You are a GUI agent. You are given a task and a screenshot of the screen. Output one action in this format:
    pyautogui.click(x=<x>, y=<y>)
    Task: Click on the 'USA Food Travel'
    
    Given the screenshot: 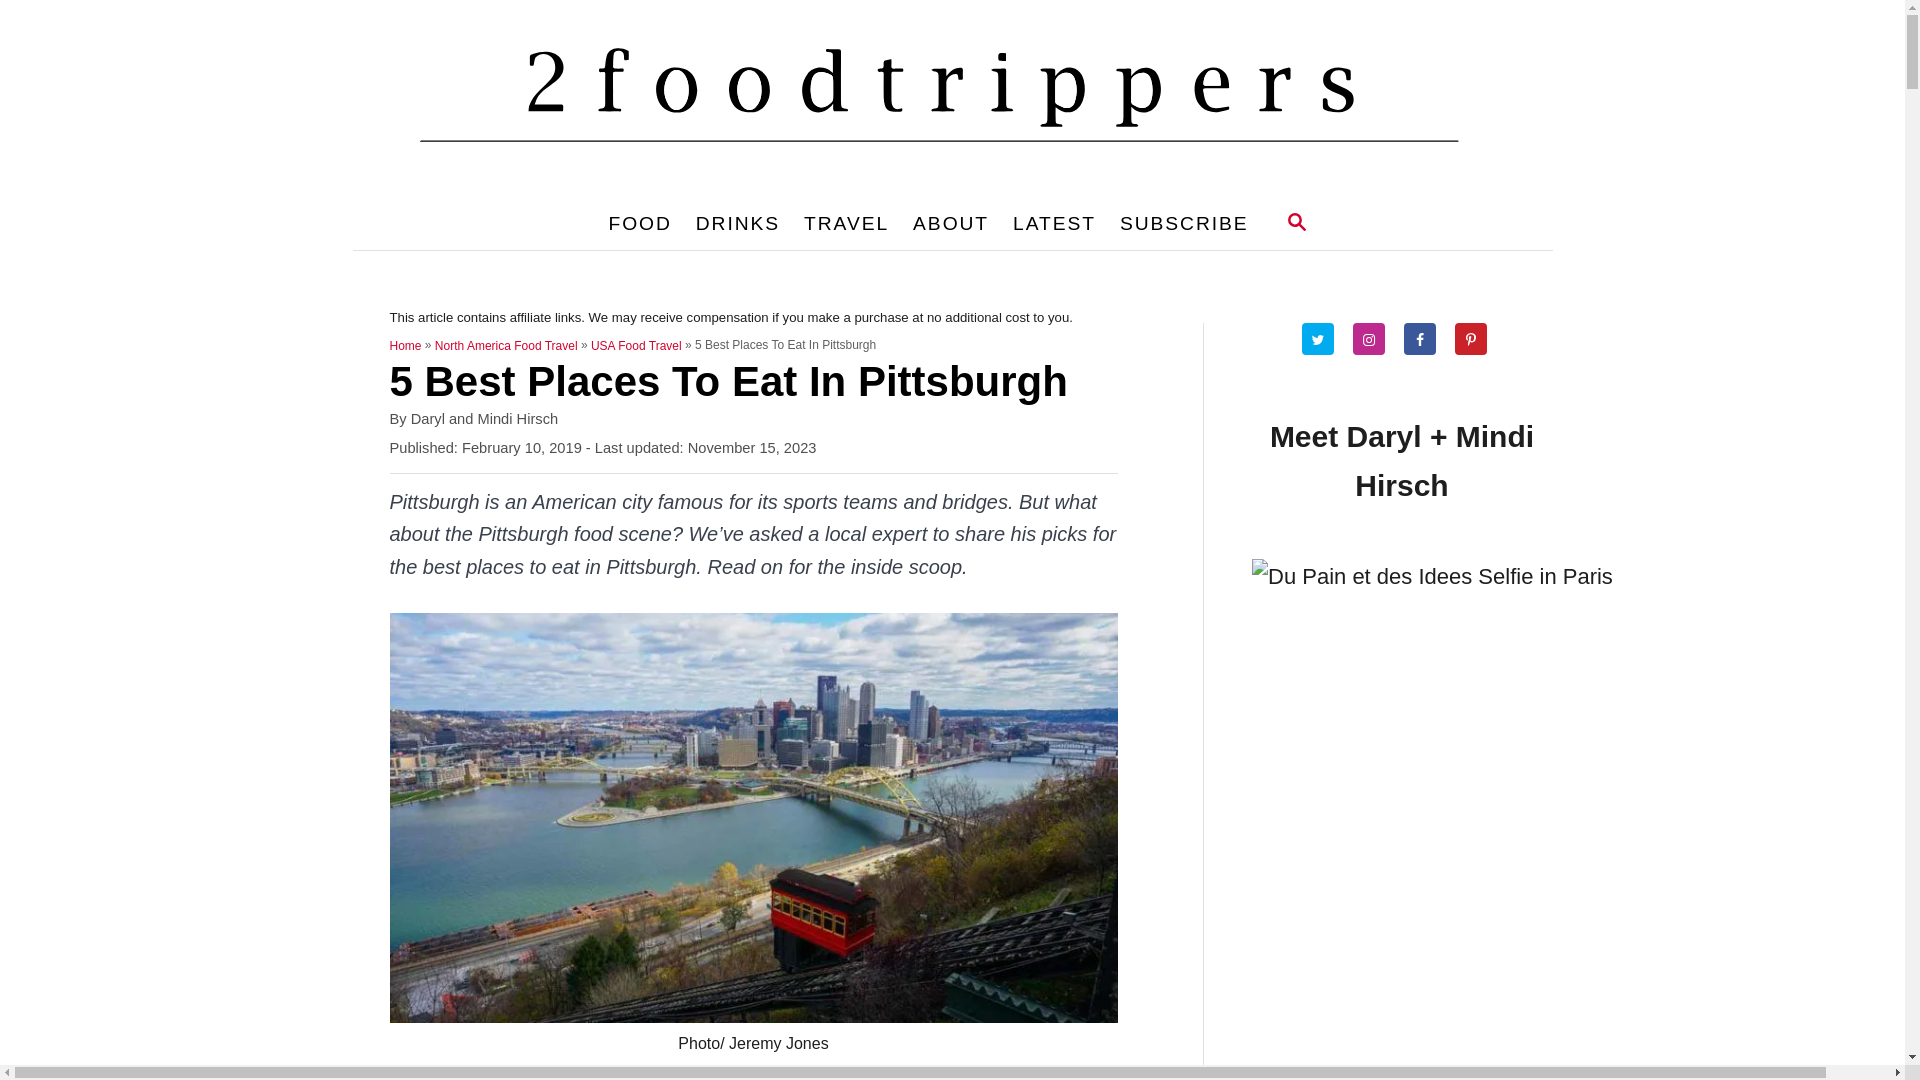 What is the action you would take?
    pyautogui.click(x=635, y=345)
    